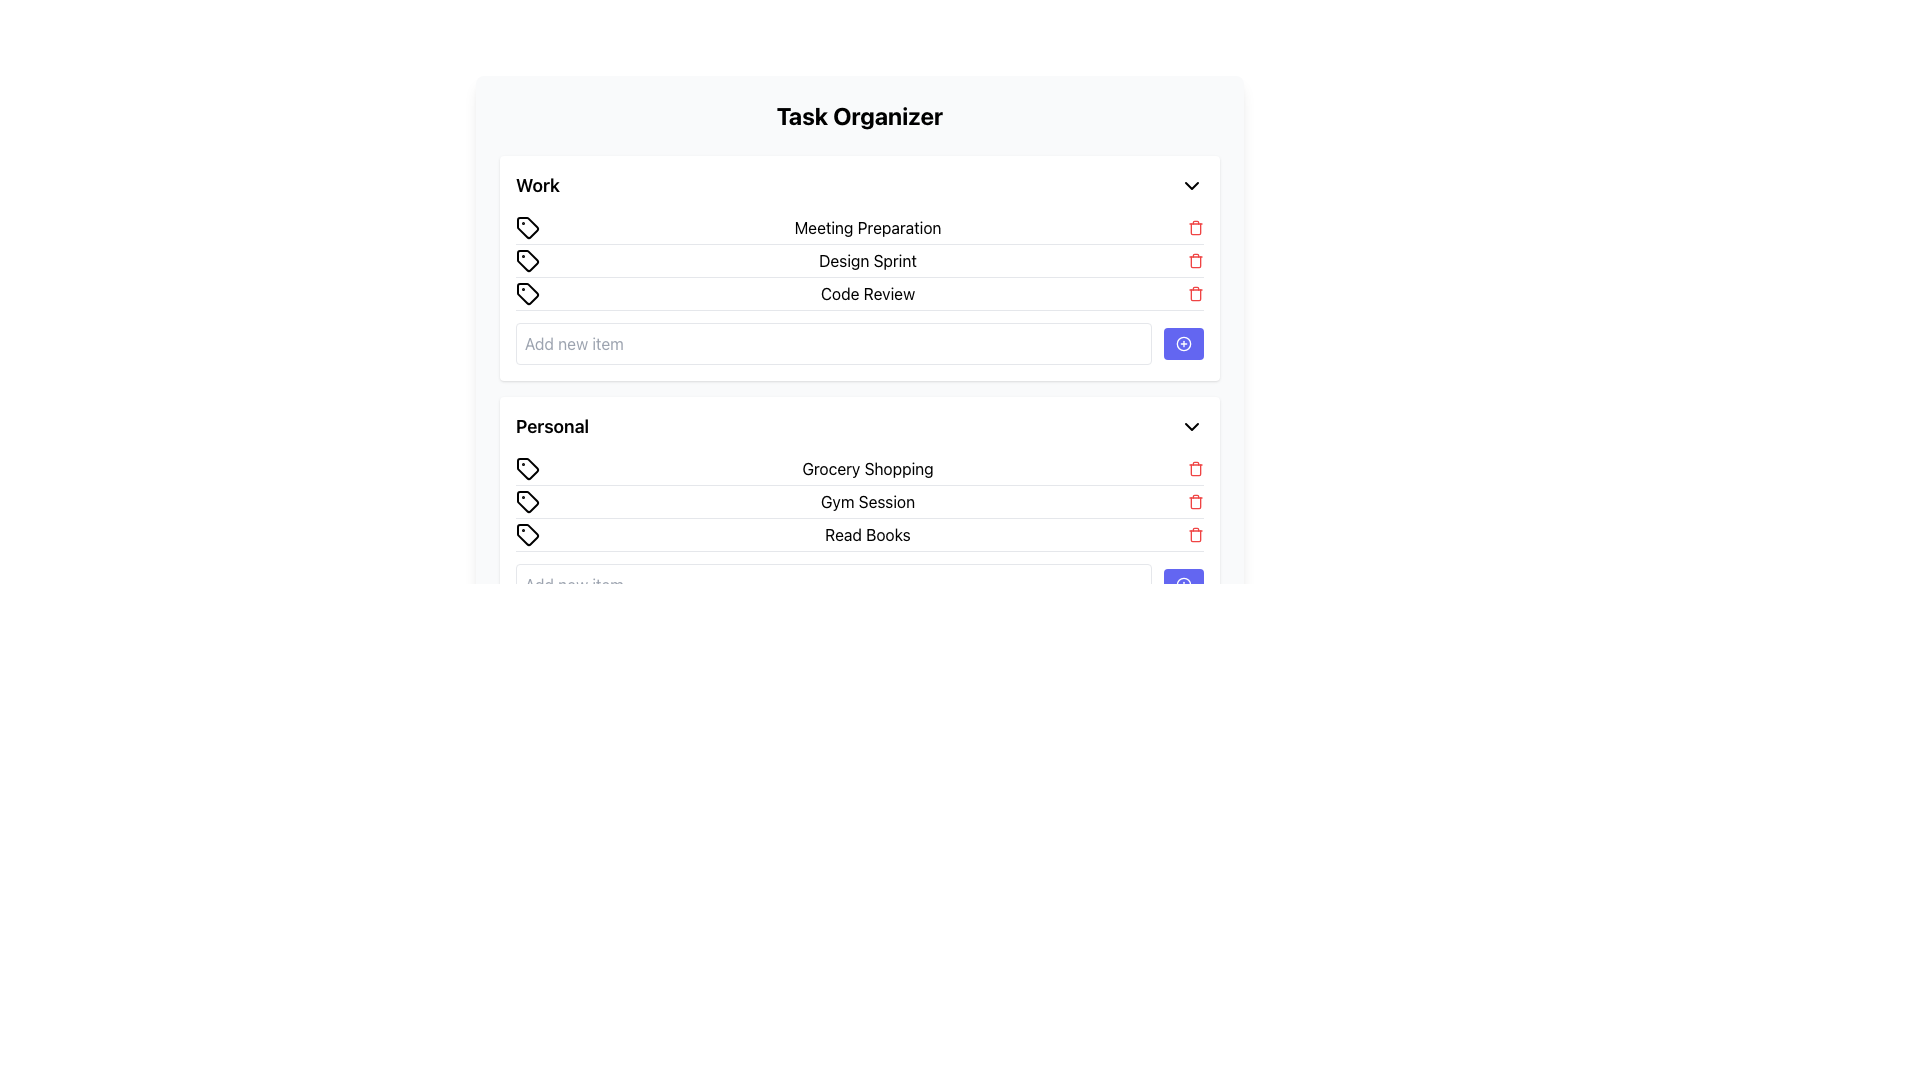 This screenshot has width=1920, height=1080. Describe the element at coordinates (552, 426) in the screenshot. I see `the bold and large text label displaying 'Personal', which is styled to stand out as a category title within the collapsible section header` at that location.